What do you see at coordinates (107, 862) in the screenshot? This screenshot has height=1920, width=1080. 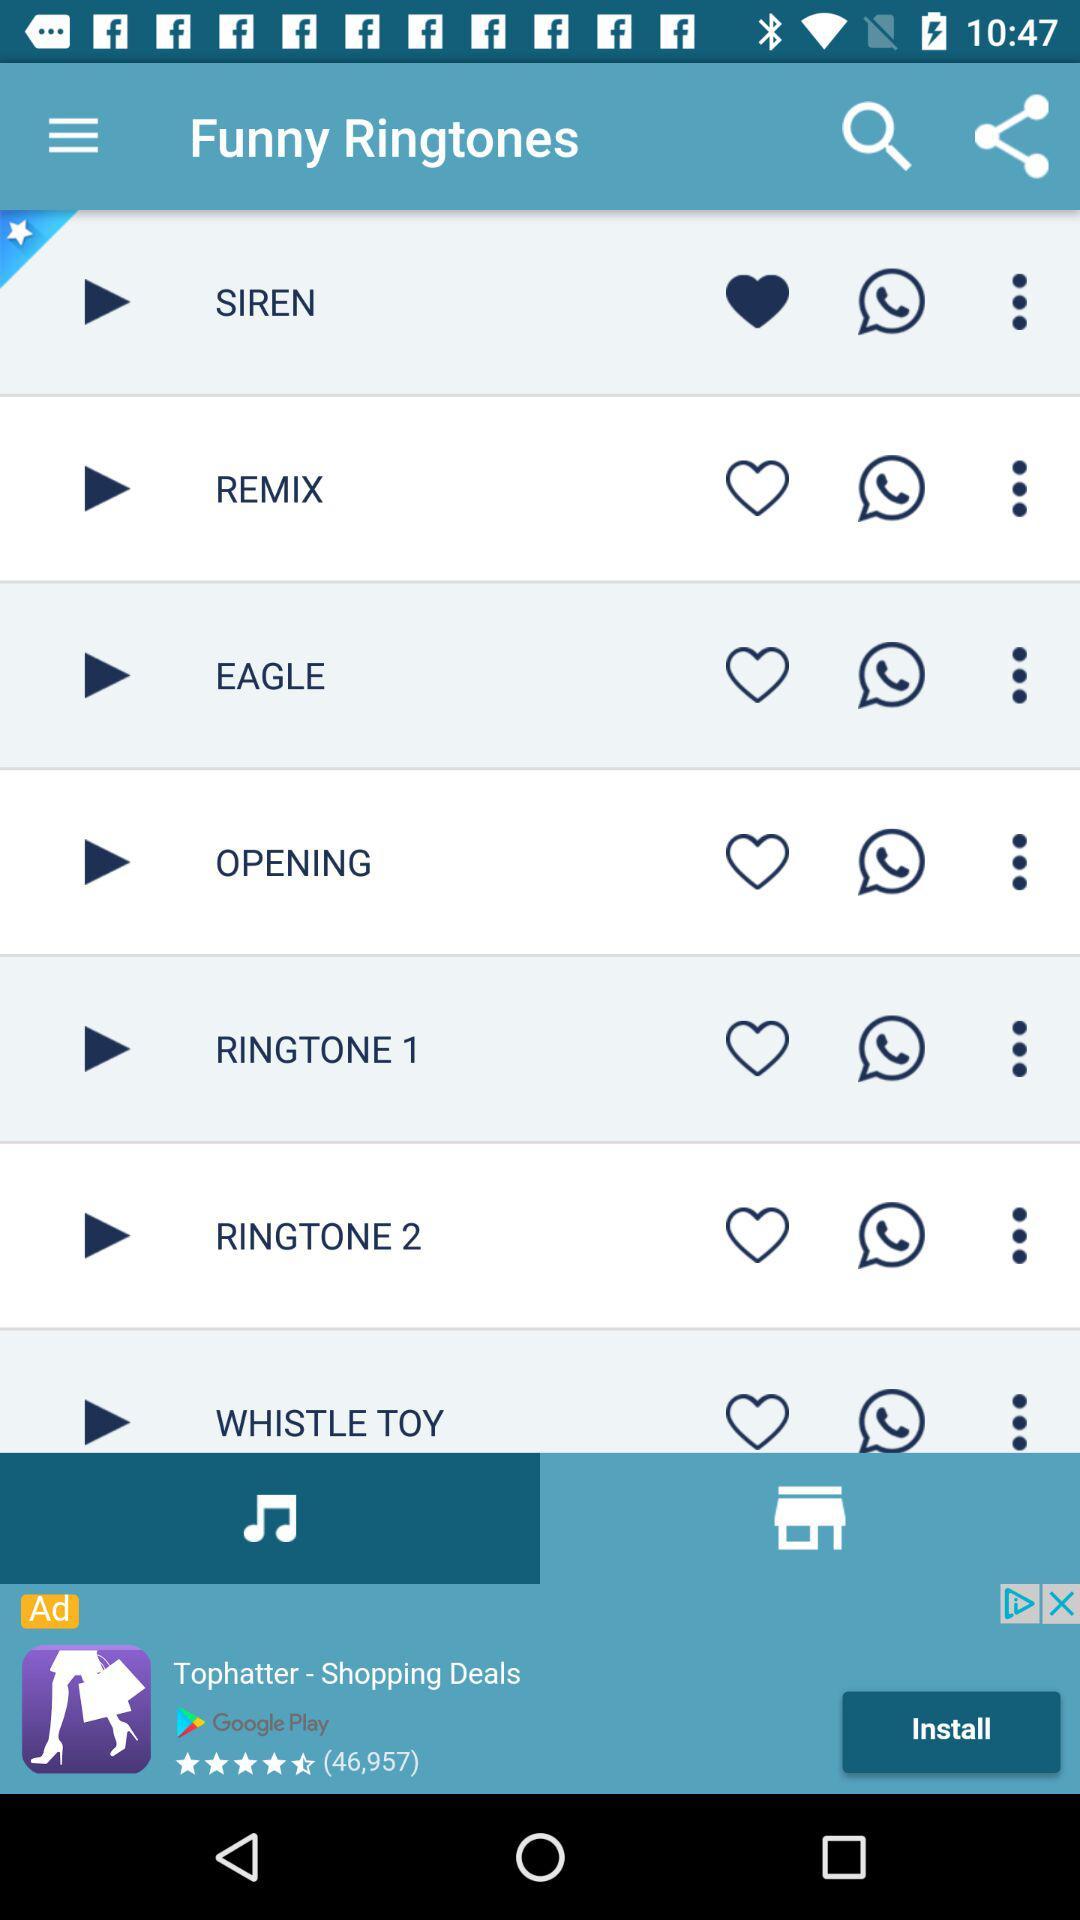 I see `ringtone` at bounding box center [107, 862].